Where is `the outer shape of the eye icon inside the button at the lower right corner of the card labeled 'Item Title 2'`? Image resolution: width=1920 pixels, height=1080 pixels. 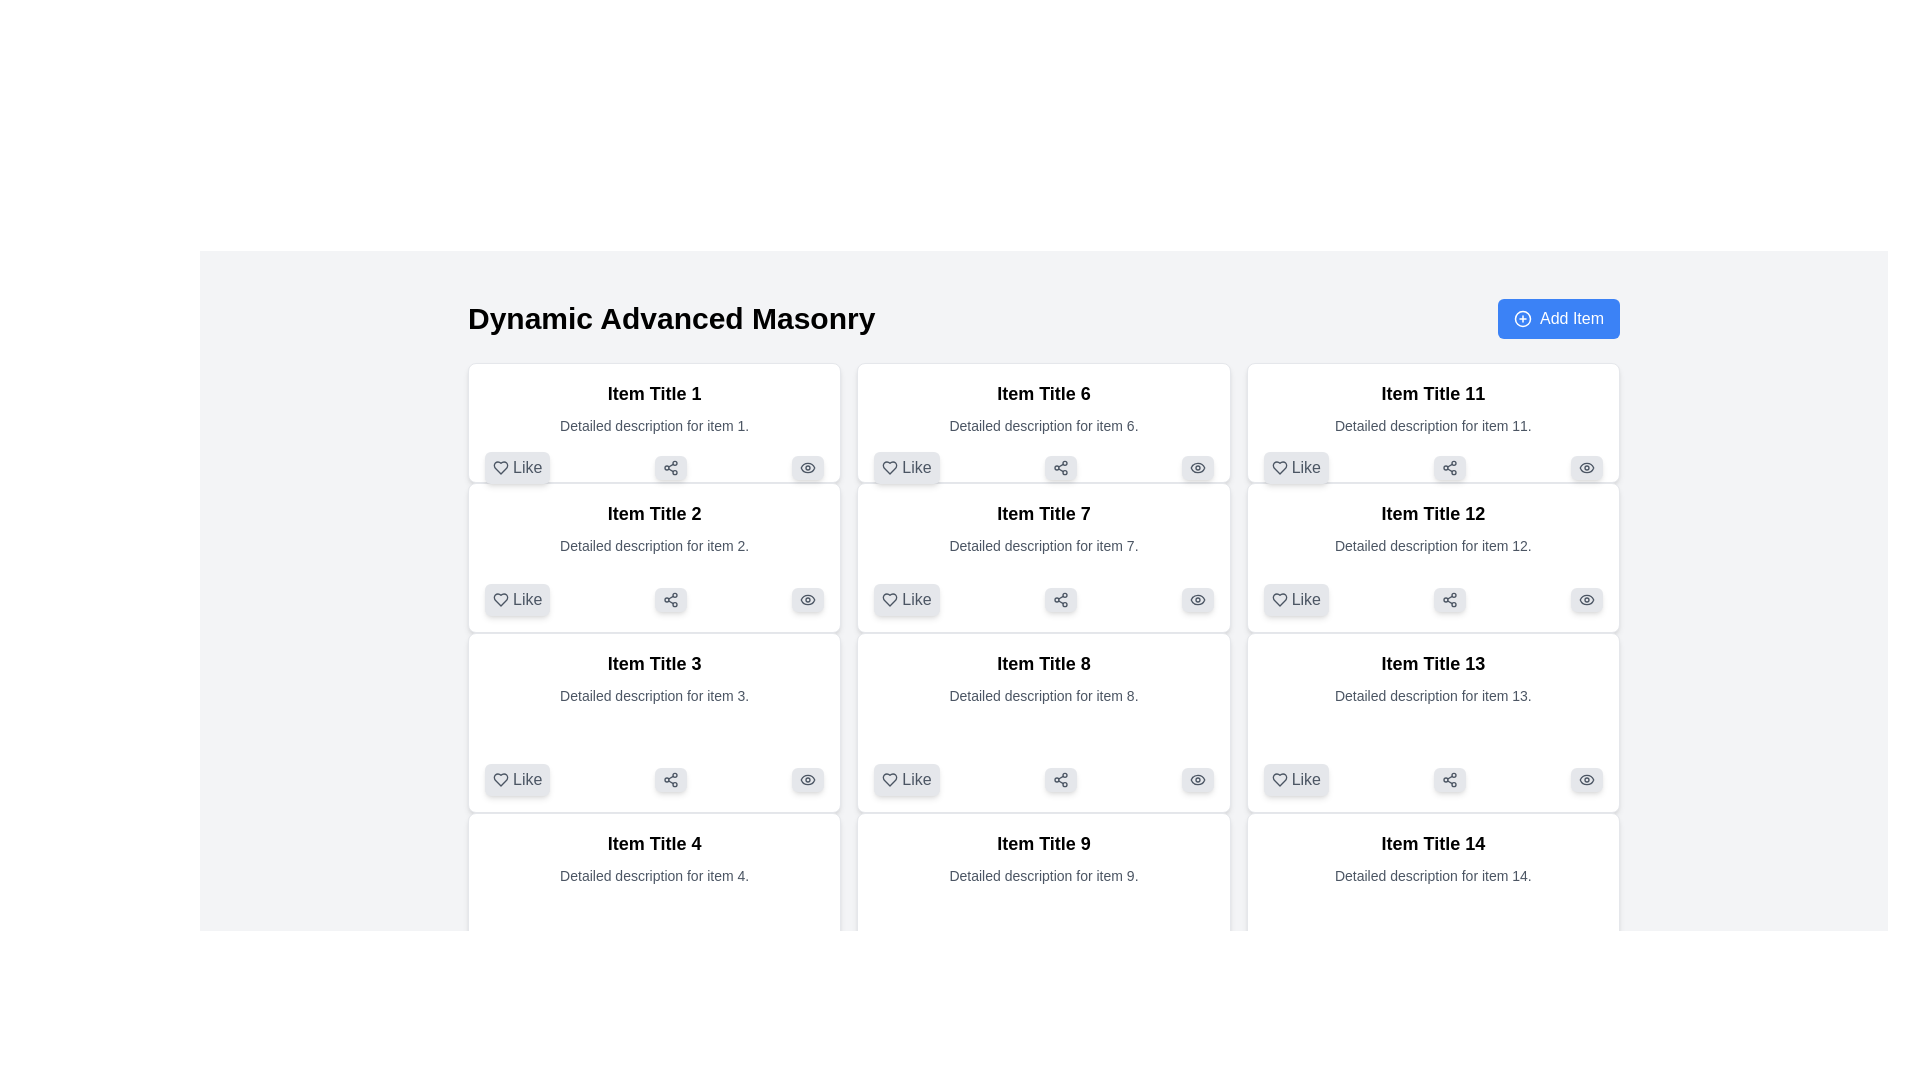
the outer shape of the eye icon inside the button at the lower right corner of the card labeled 'Item Title 2' is located at coordinates (807, 467).